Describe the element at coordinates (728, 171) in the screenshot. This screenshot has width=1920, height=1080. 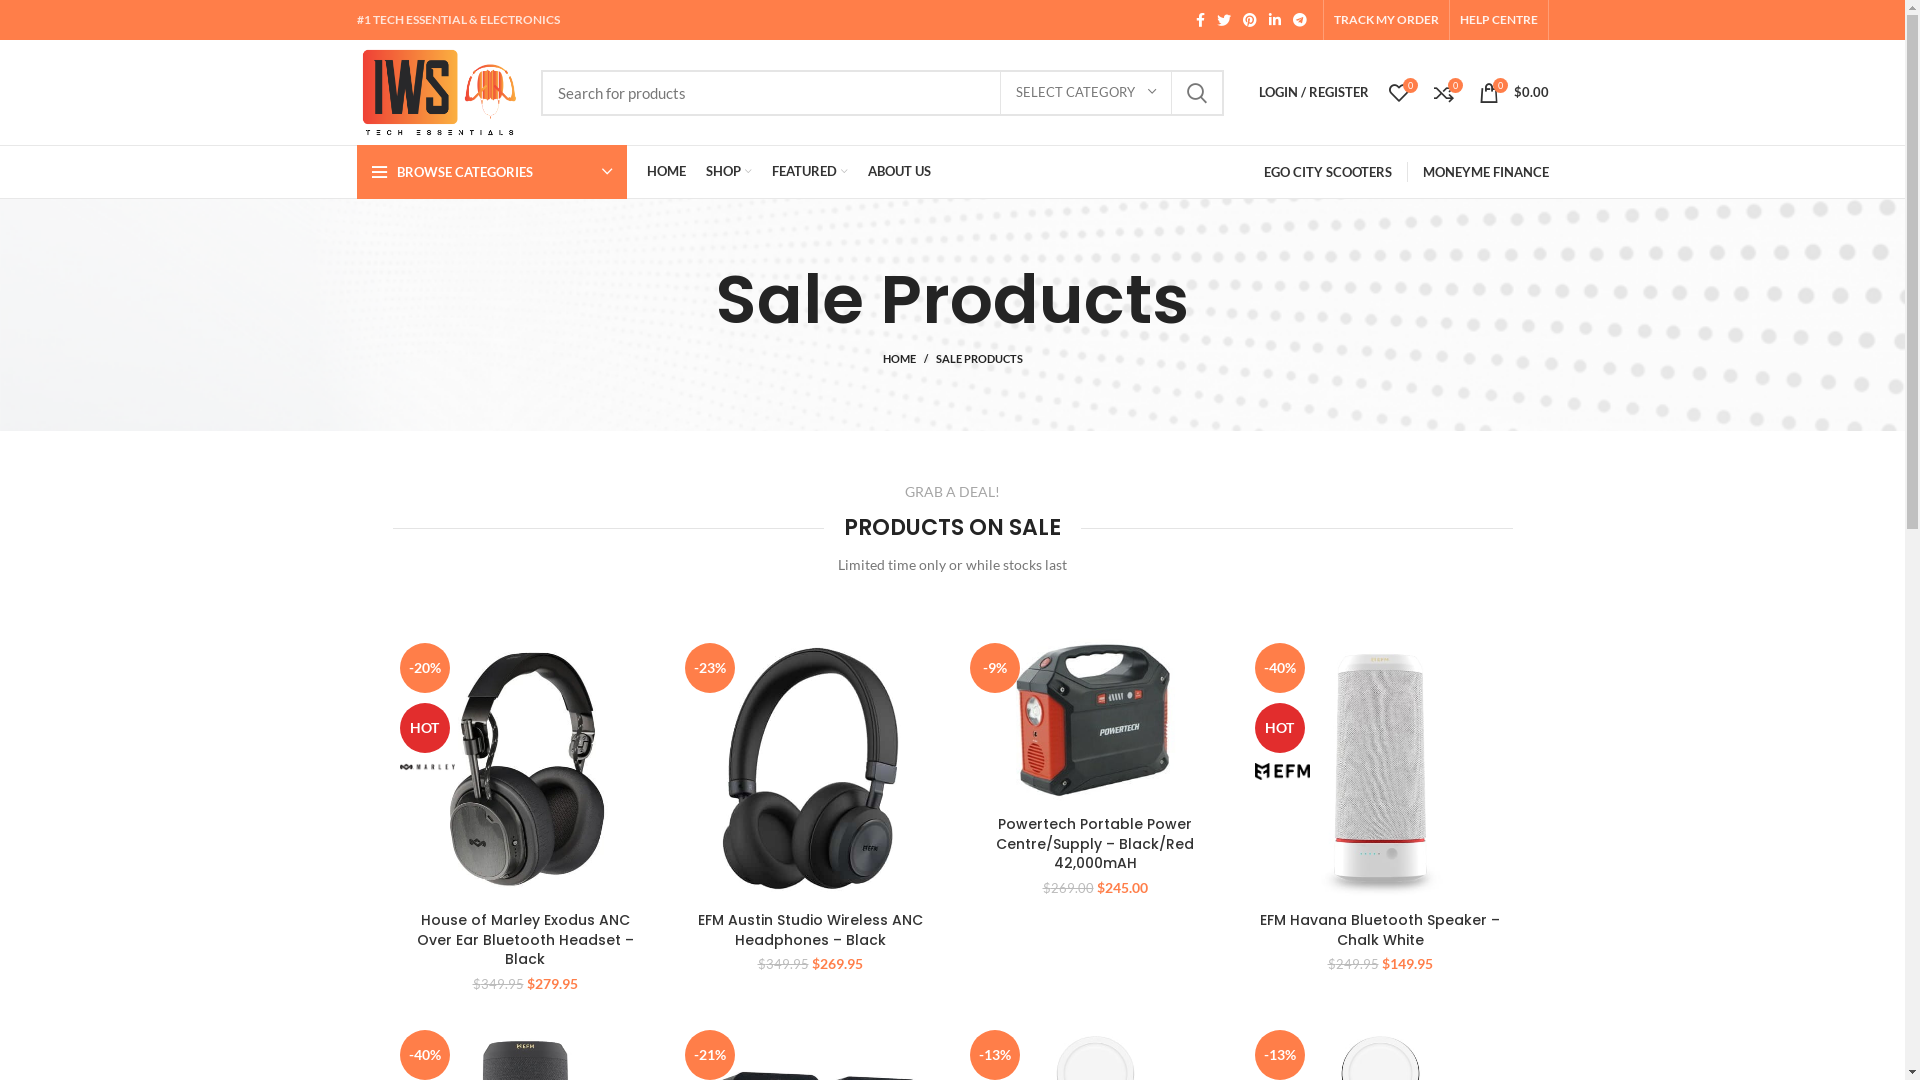
I see `'SHOP'` at that location.